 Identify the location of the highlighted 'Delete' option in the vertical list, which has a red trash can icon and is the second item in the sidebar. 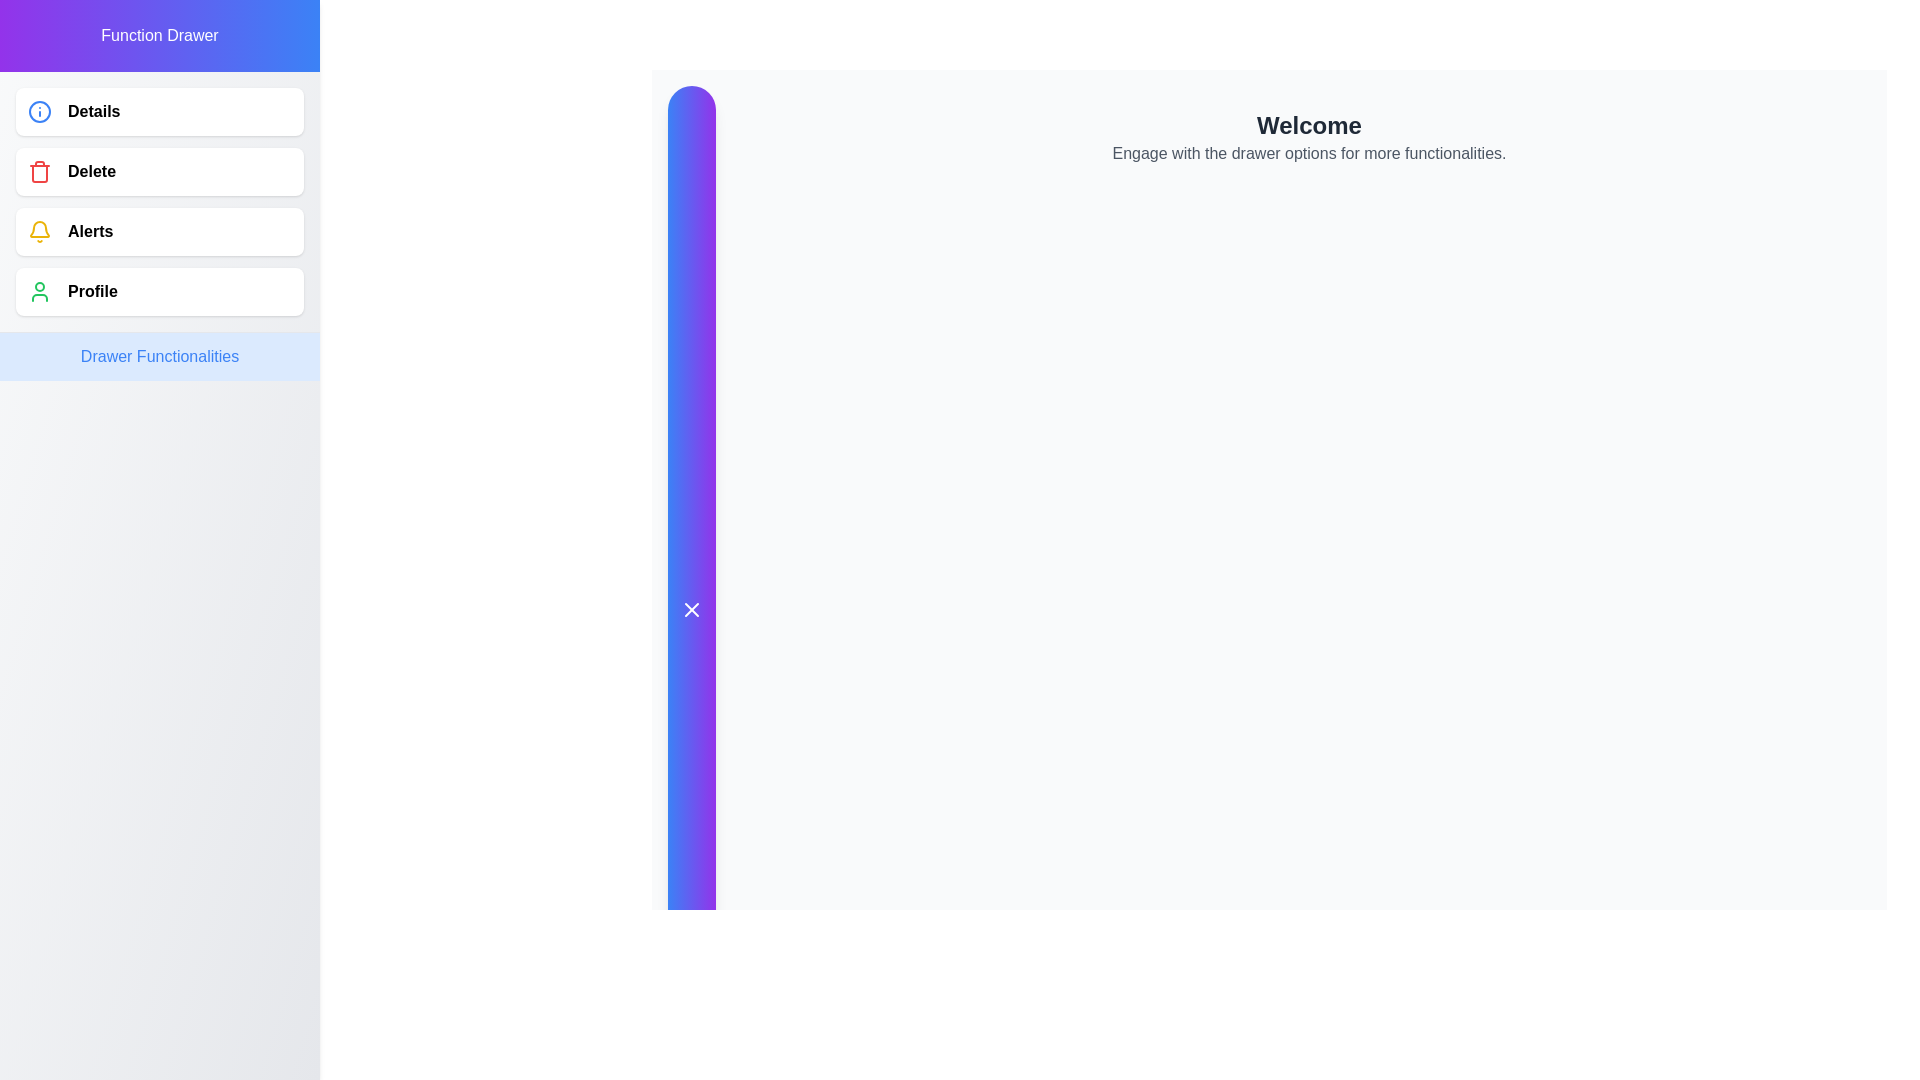
(158, 201).